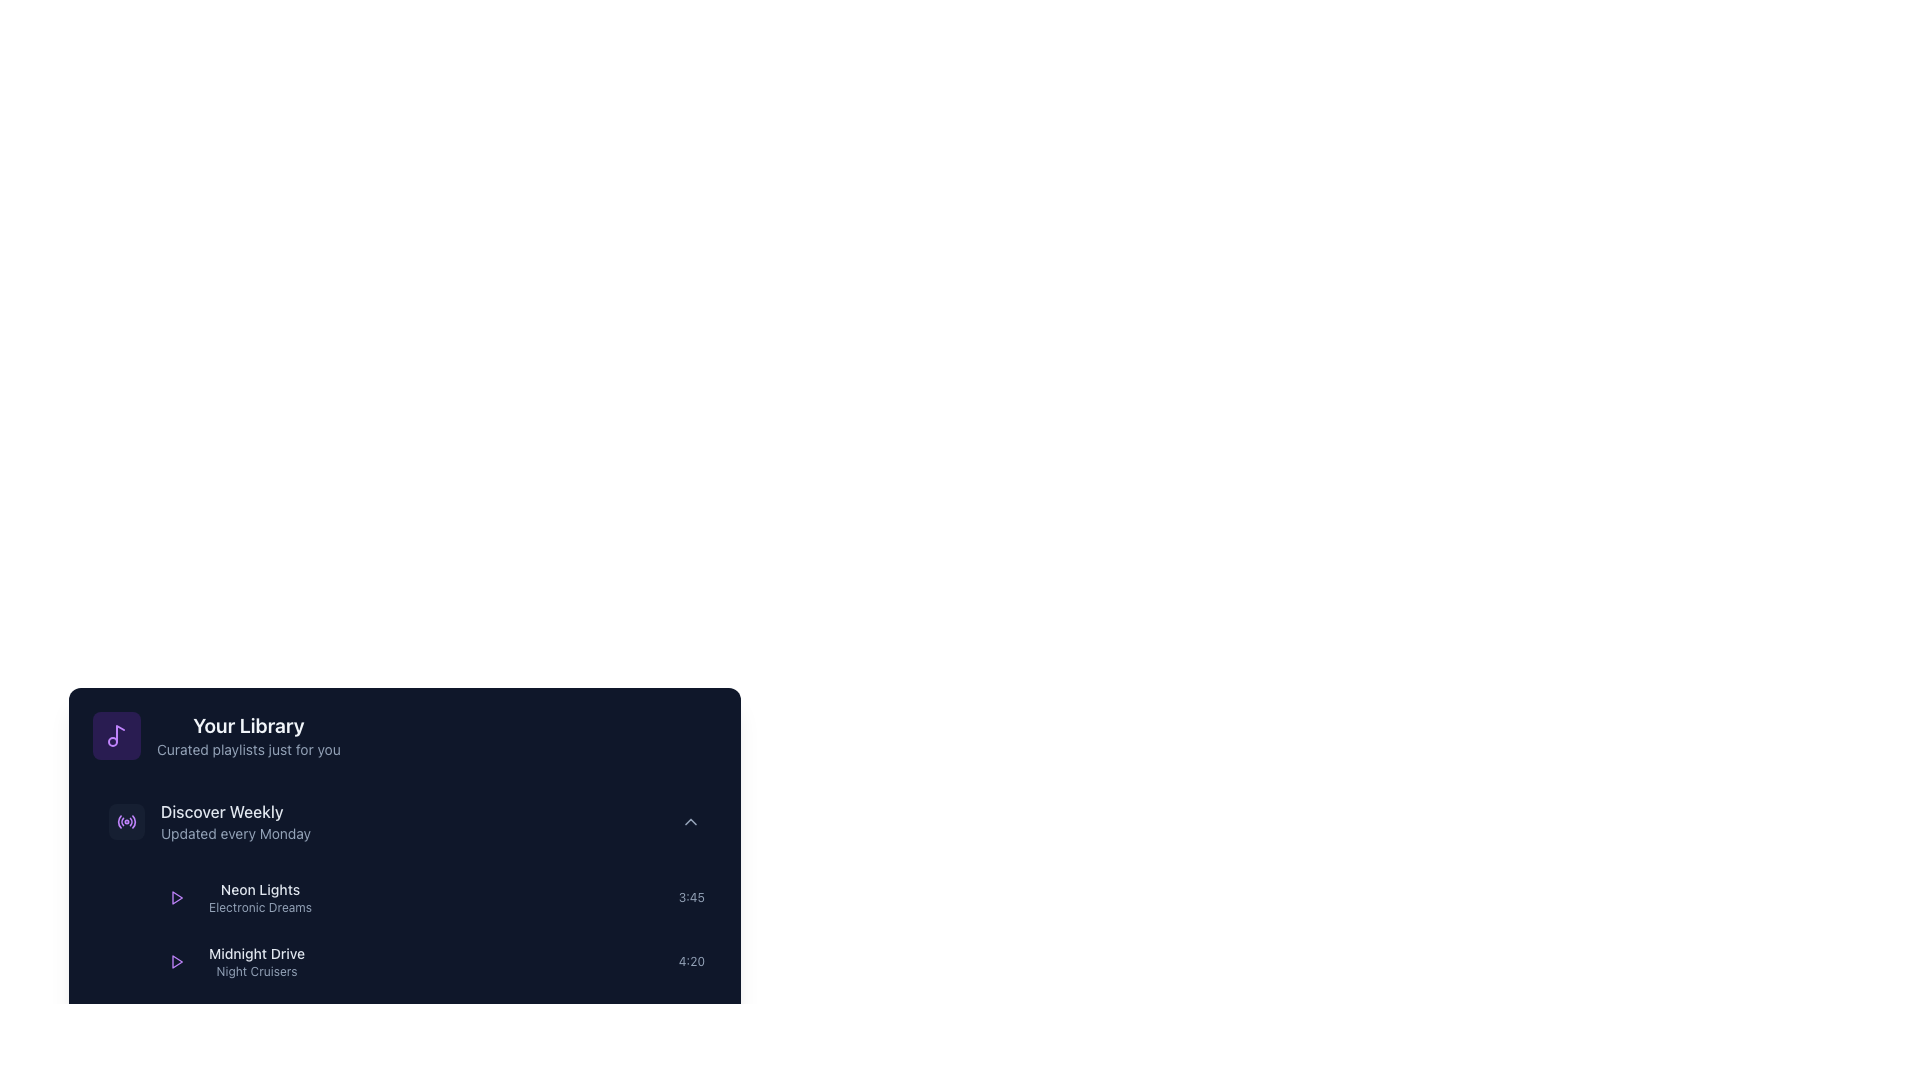 The height and width of the screenshot is (1080, 1920). I want to click on the purple play icon styled as a triangle pointing right, located next to the 'Neon Lights' track, so click(177, 897).